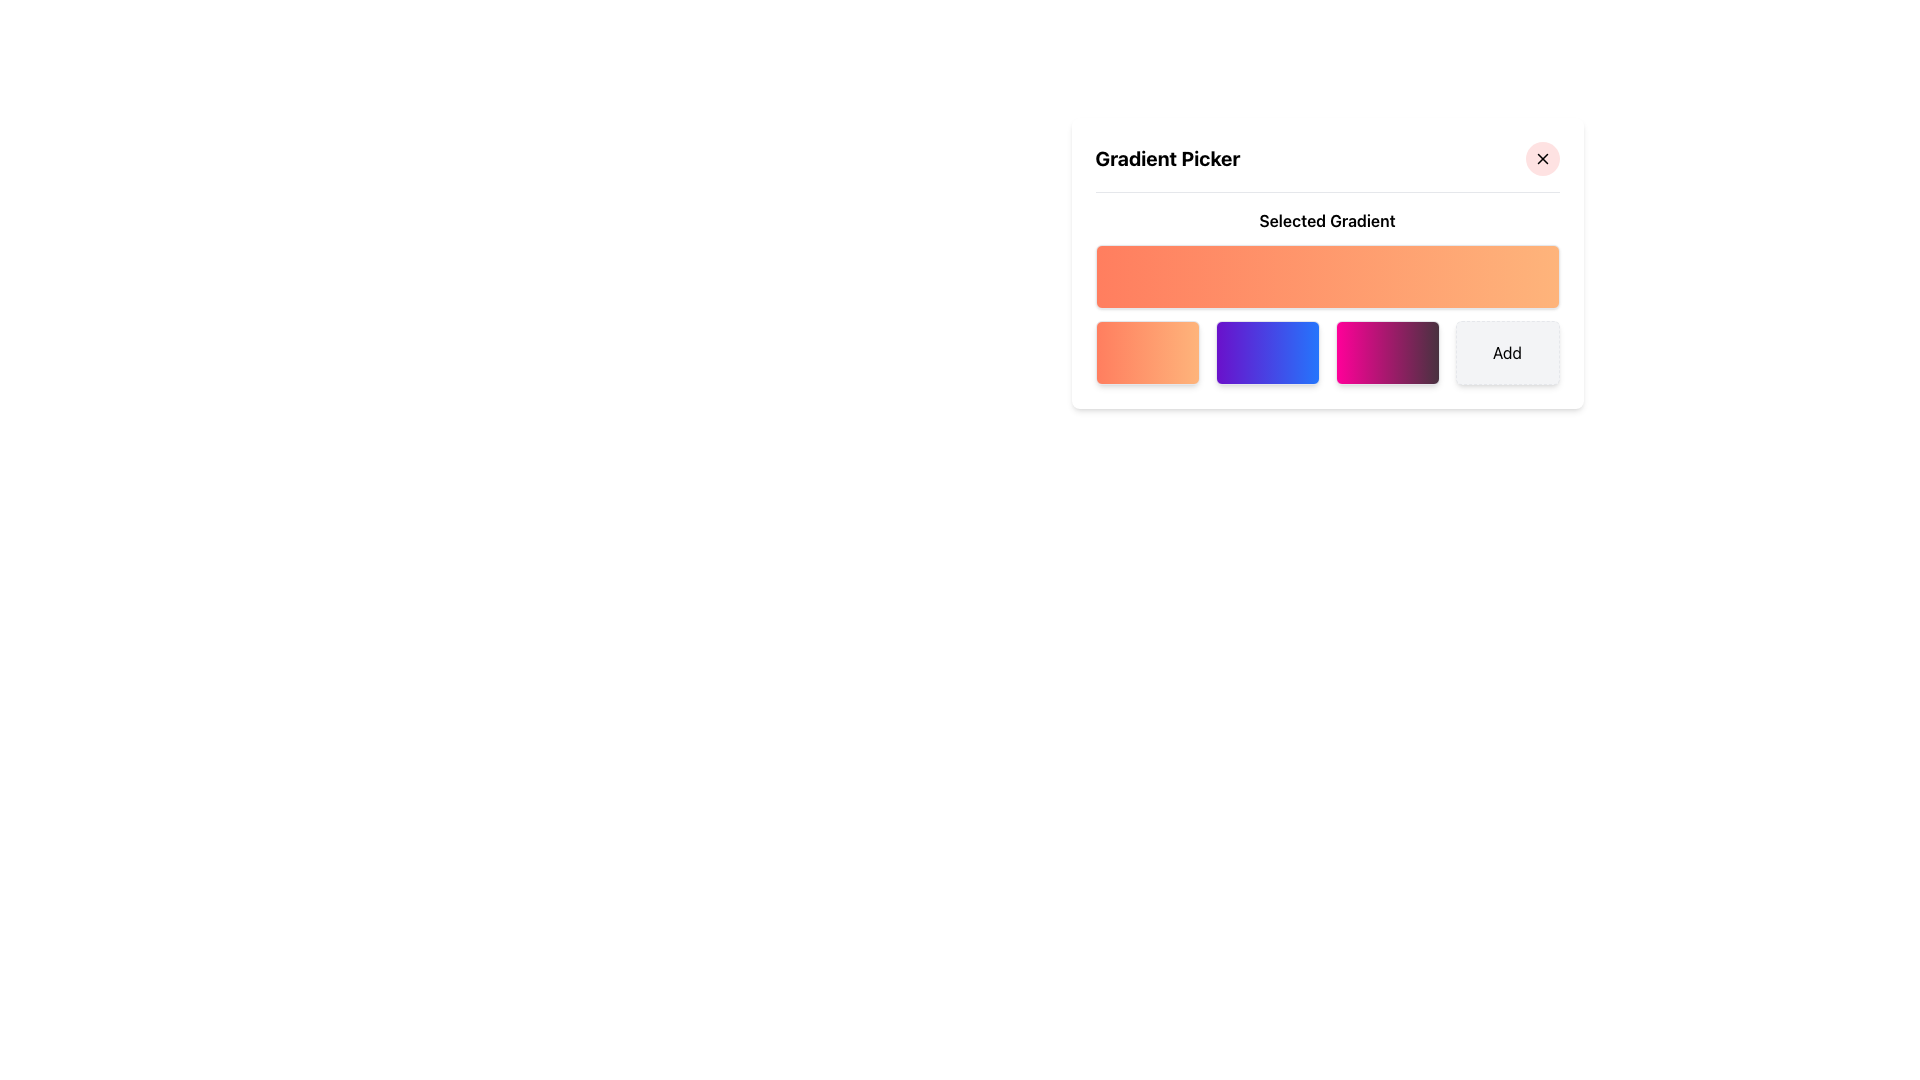  Describe the element at coordinates (1147, 352) in the screenshot. I see `the first gradient selection button located below the 'Selected Gradient' bar` at that location.